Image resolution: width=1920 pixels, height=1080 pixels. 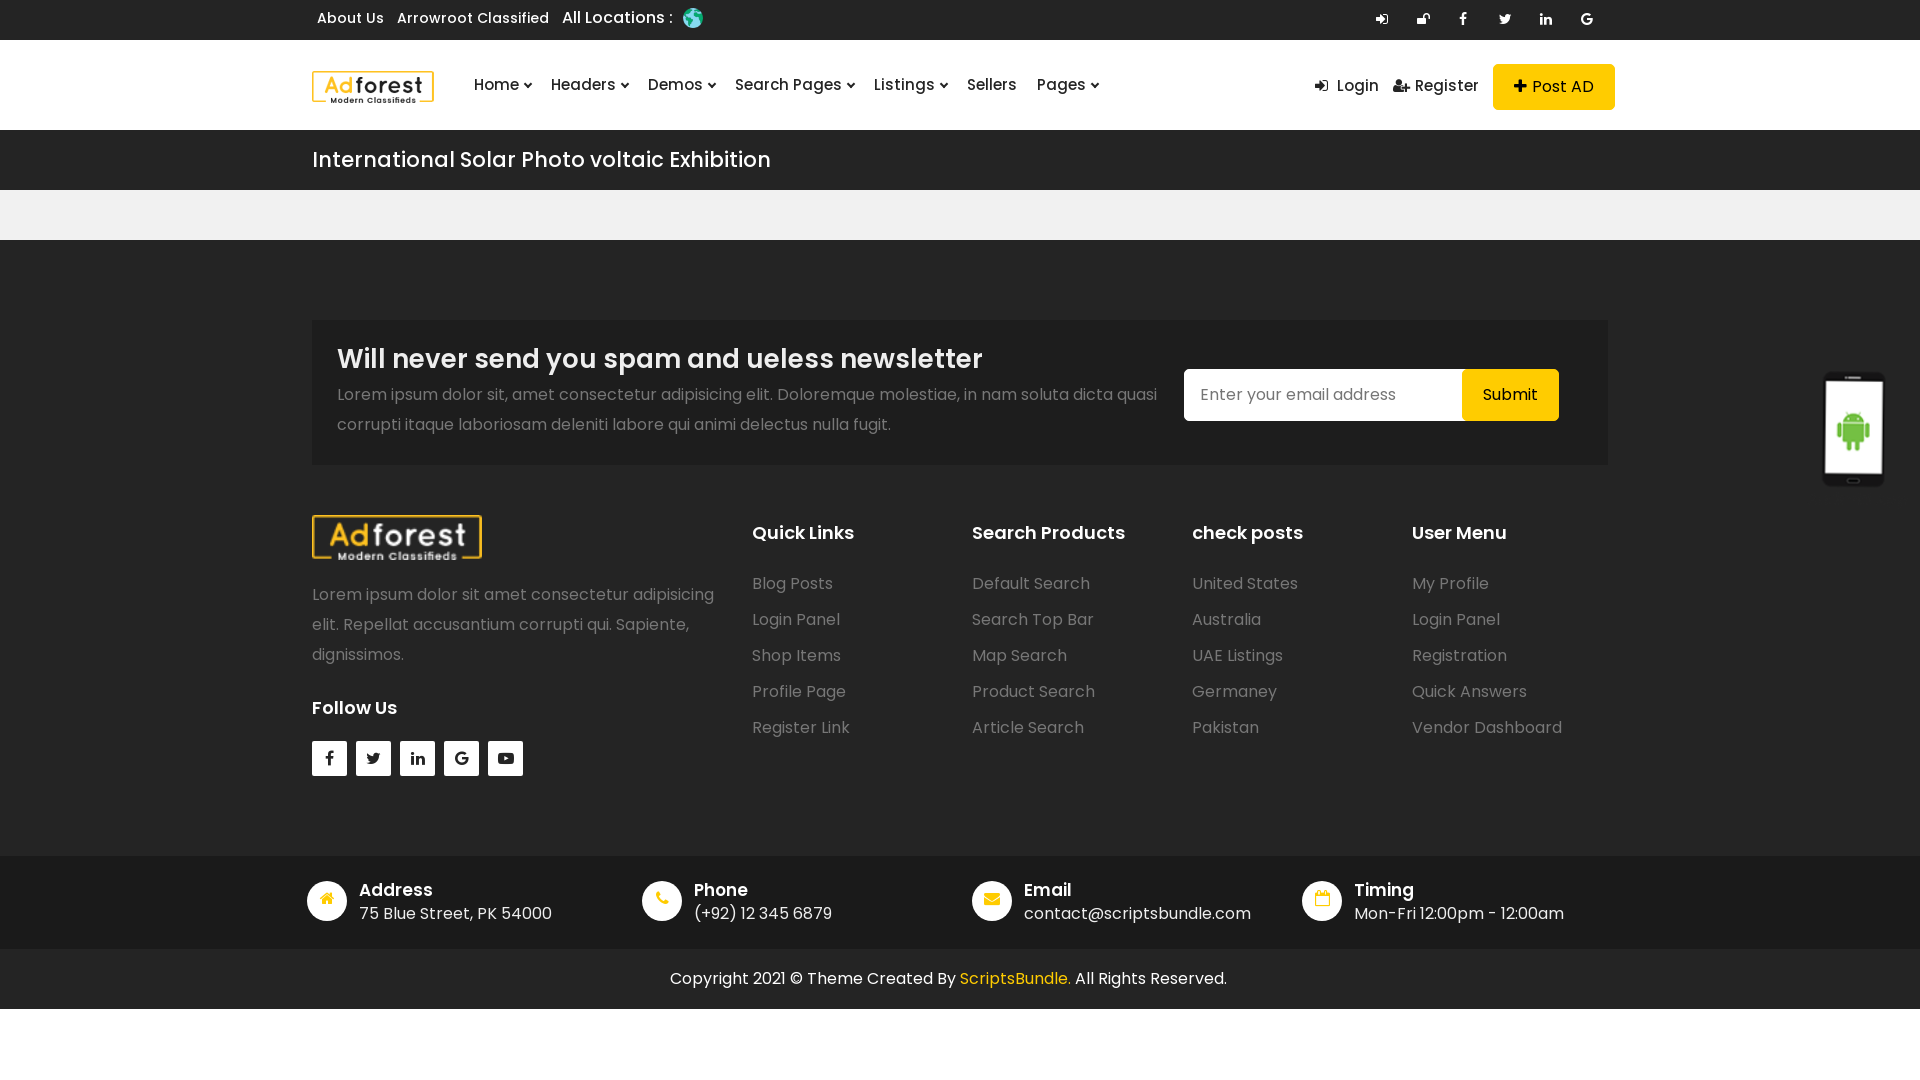 What do you see at coordinates (1233, 690) in the screenshot?
I see `'Germaney'` at bounding box center [1233, 690].